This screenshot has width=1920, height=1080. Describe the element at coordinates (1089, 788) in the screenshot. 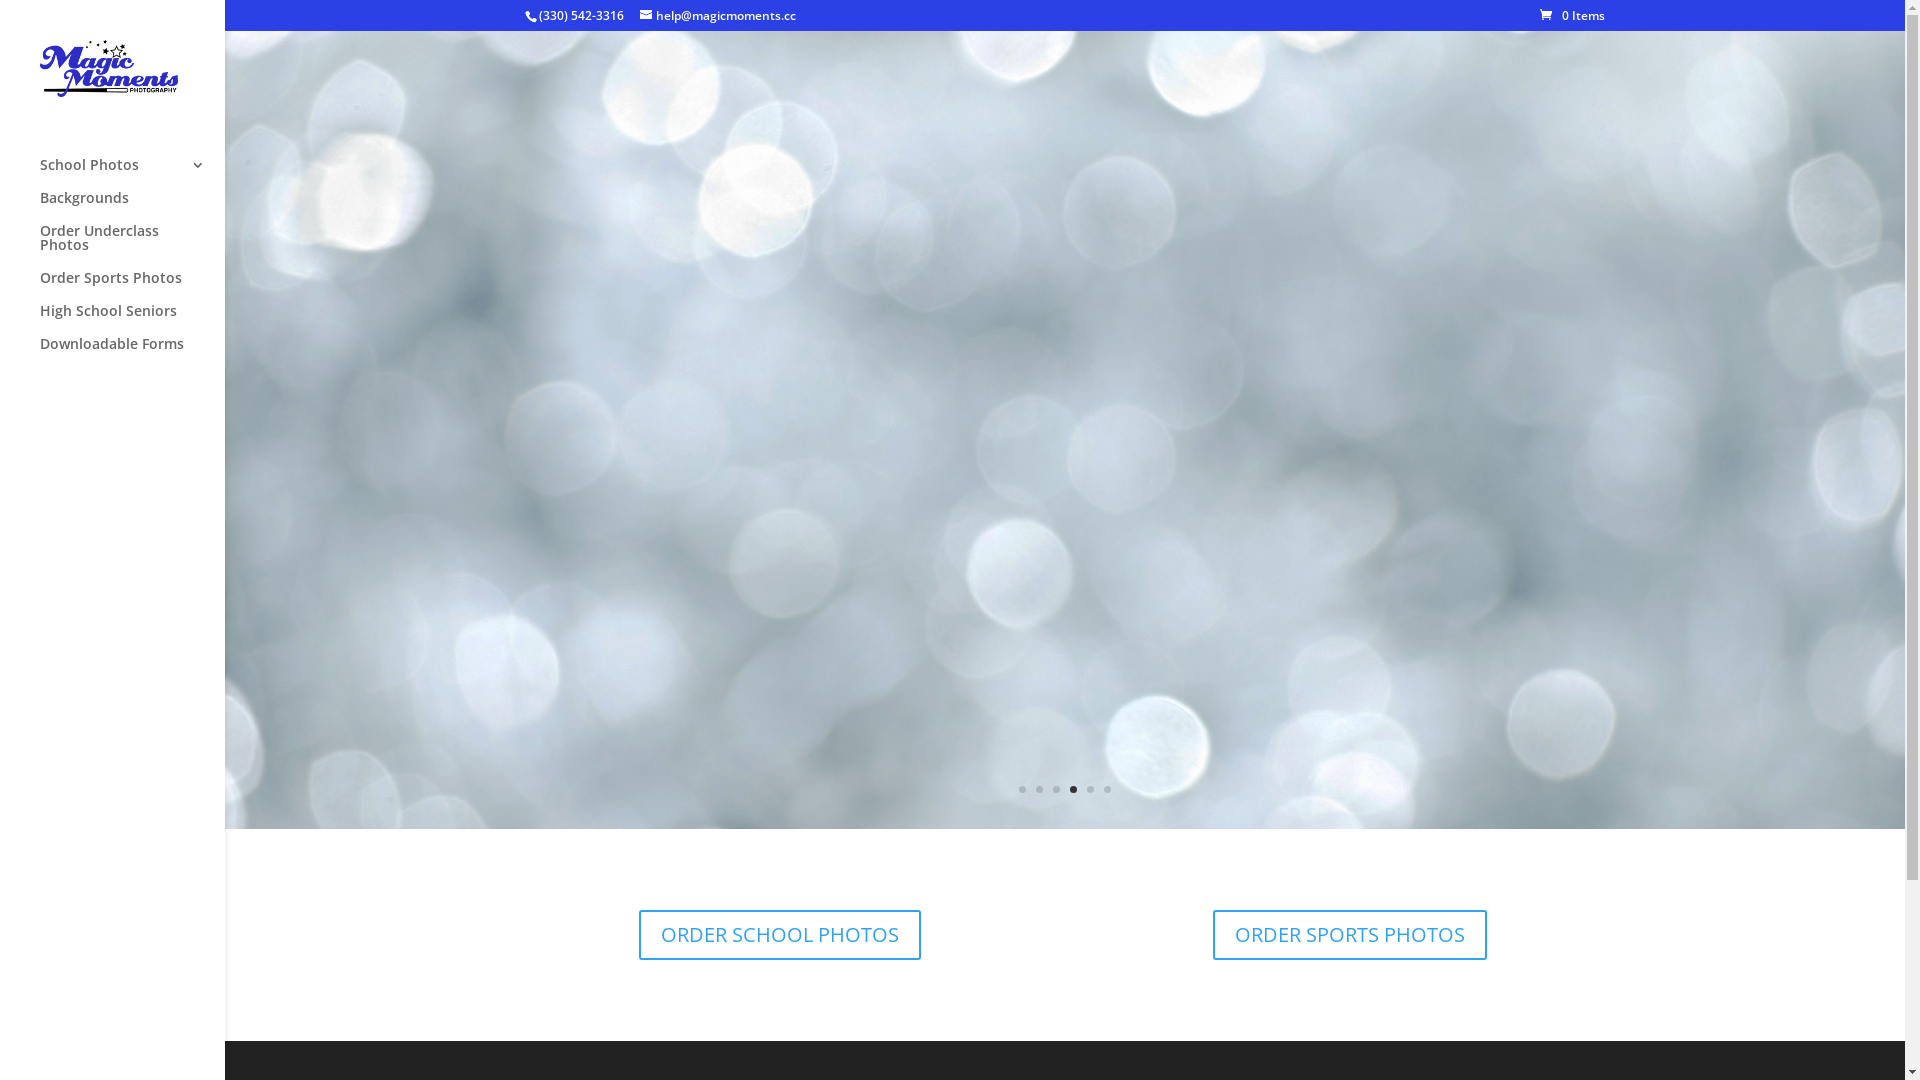

I see `'5'` at that location.